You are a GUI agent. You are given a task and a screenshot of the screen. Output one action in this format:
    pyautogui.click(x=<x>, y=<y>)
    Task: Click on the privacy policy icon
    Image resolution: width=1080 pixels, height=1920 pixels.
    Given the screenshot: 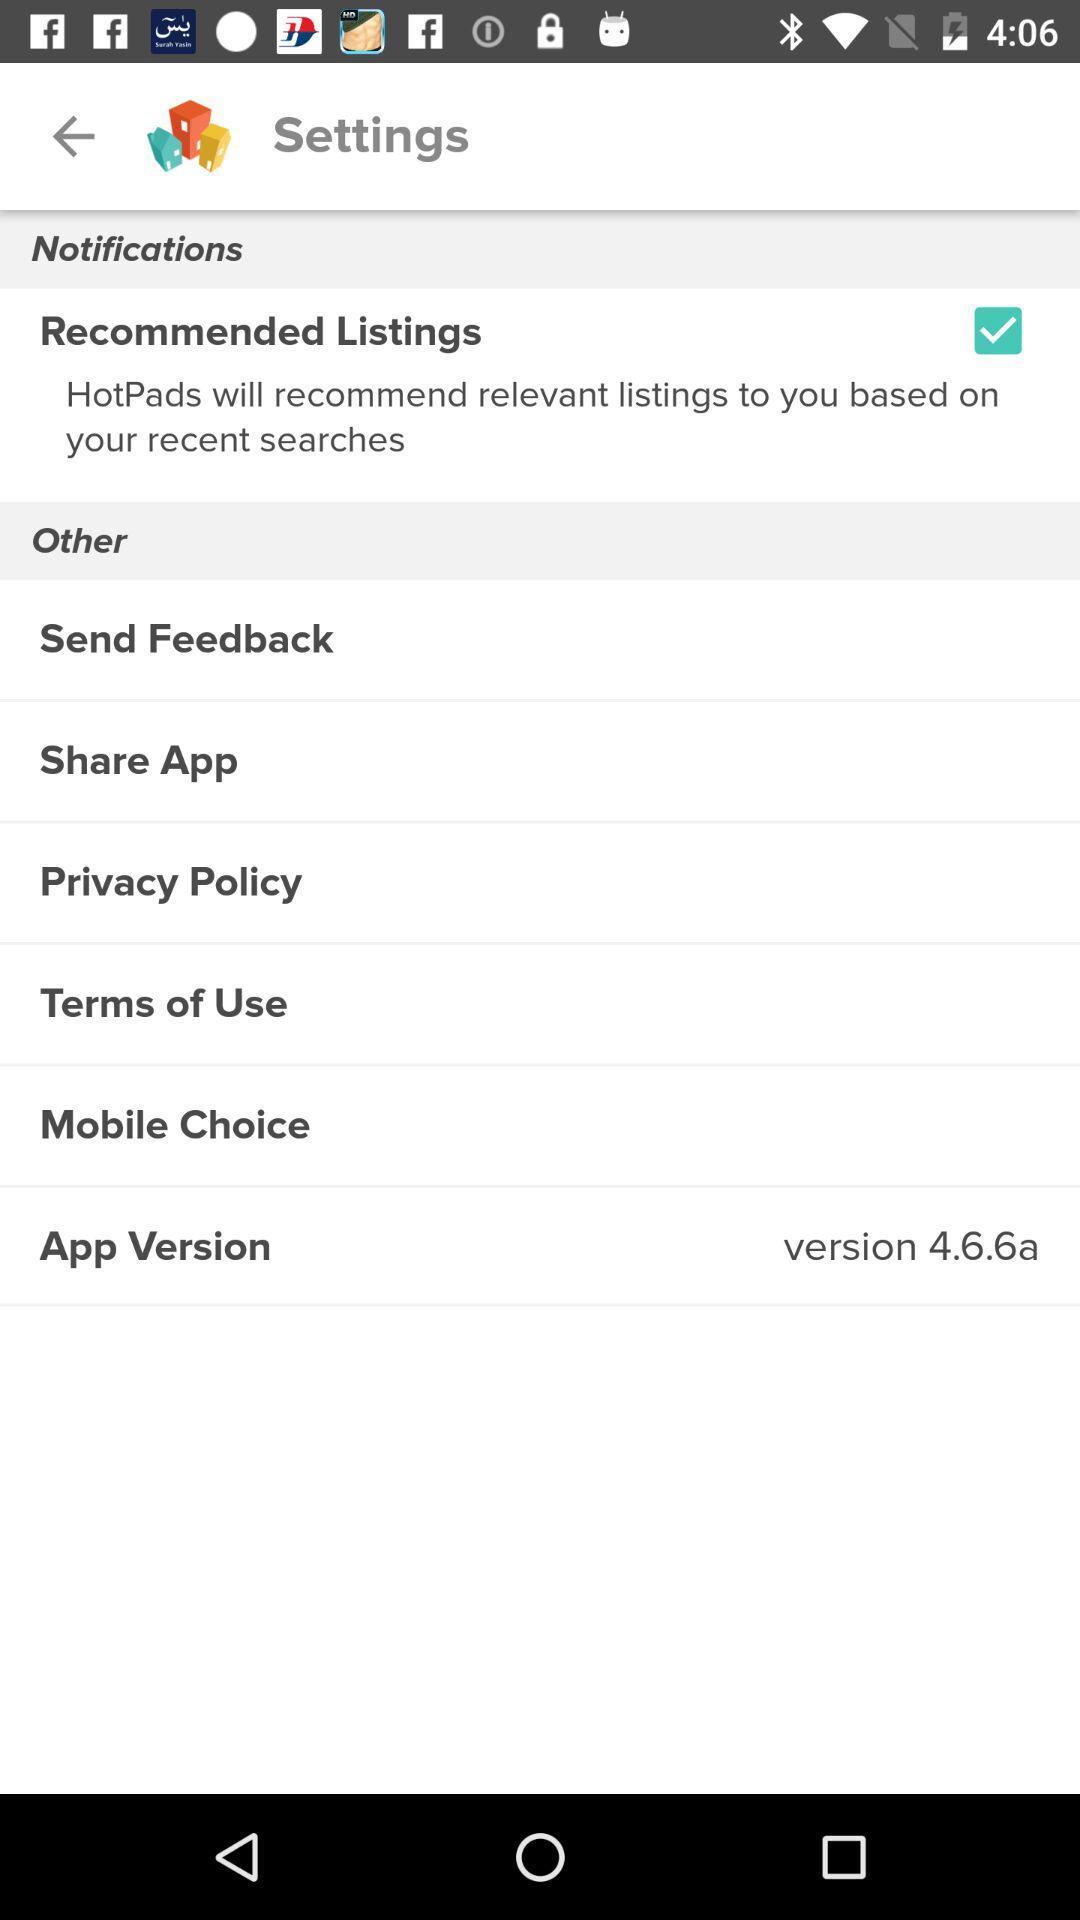 What is the action you would take?
    pyautogui.click(x=540, y=881)
    